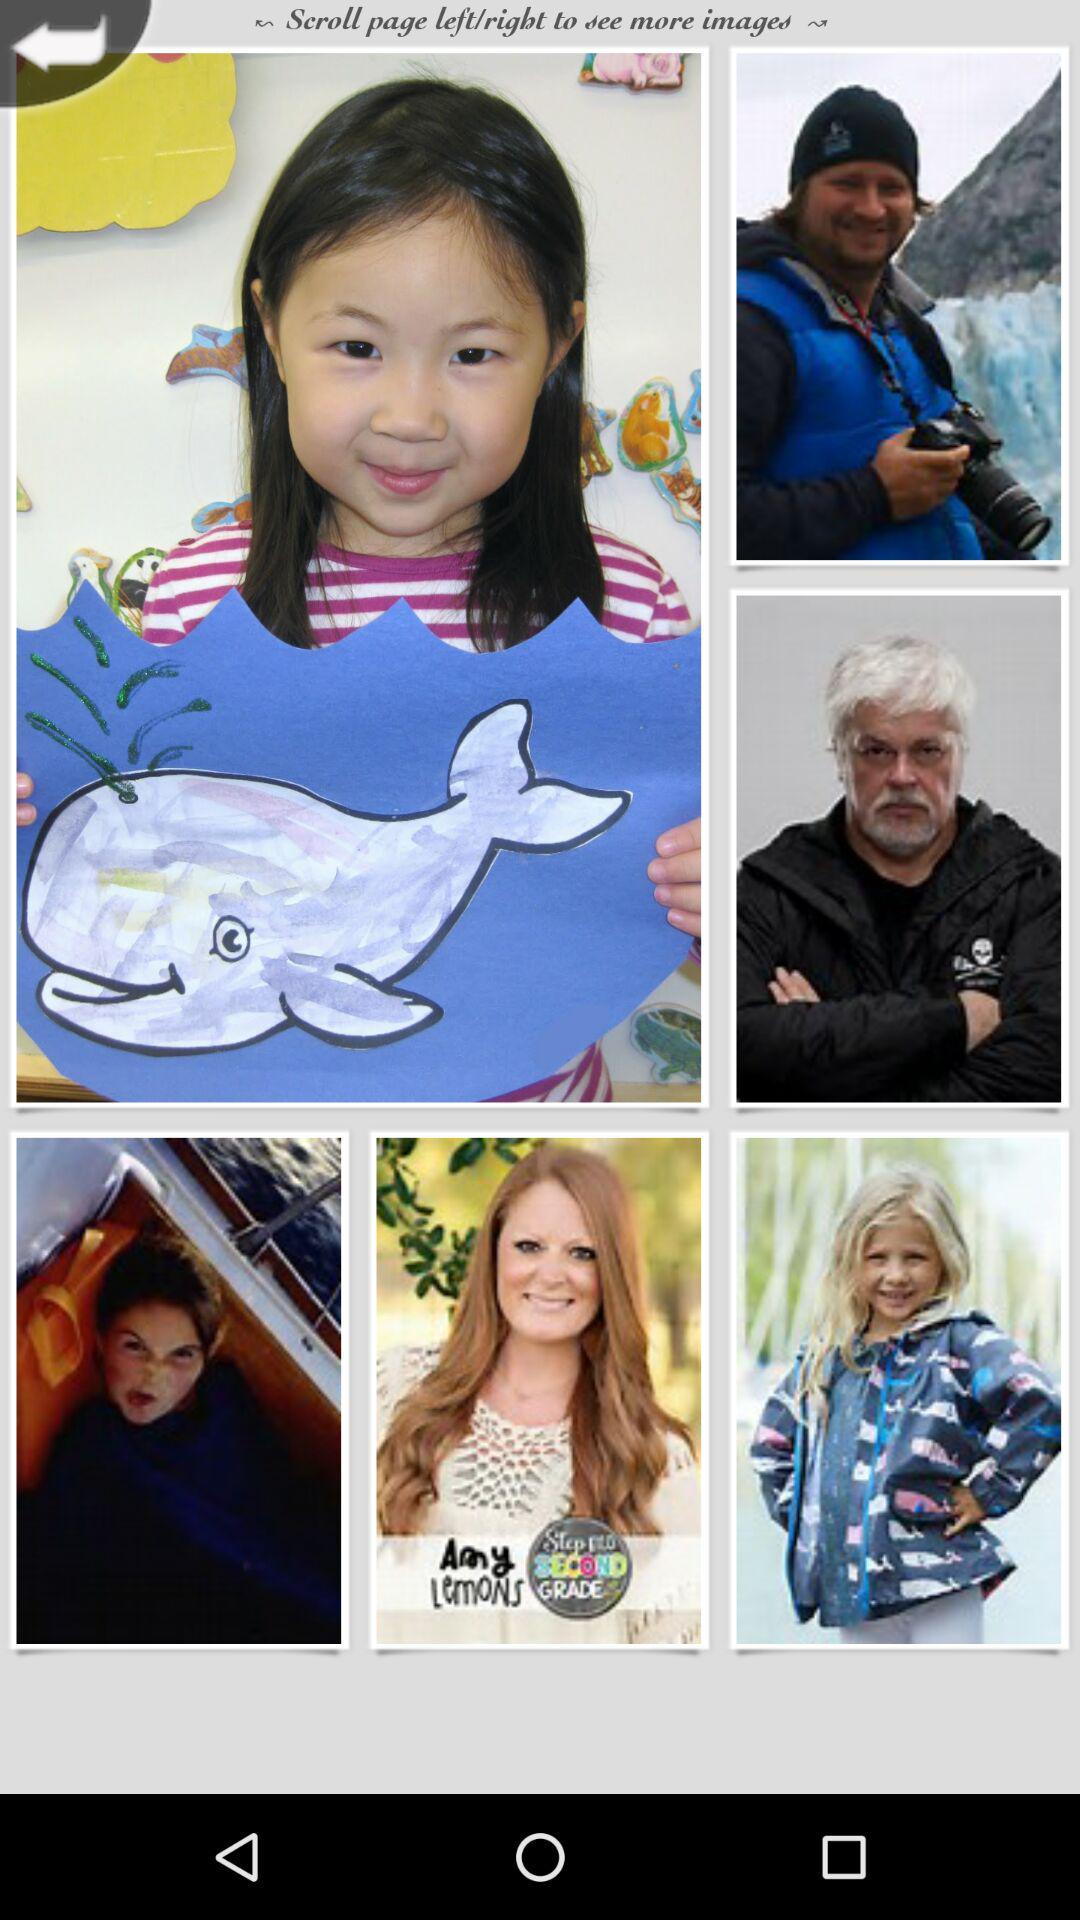 The height and width of the screenshot is (1920, 1080). I want to click on go back, so click(81, 60).